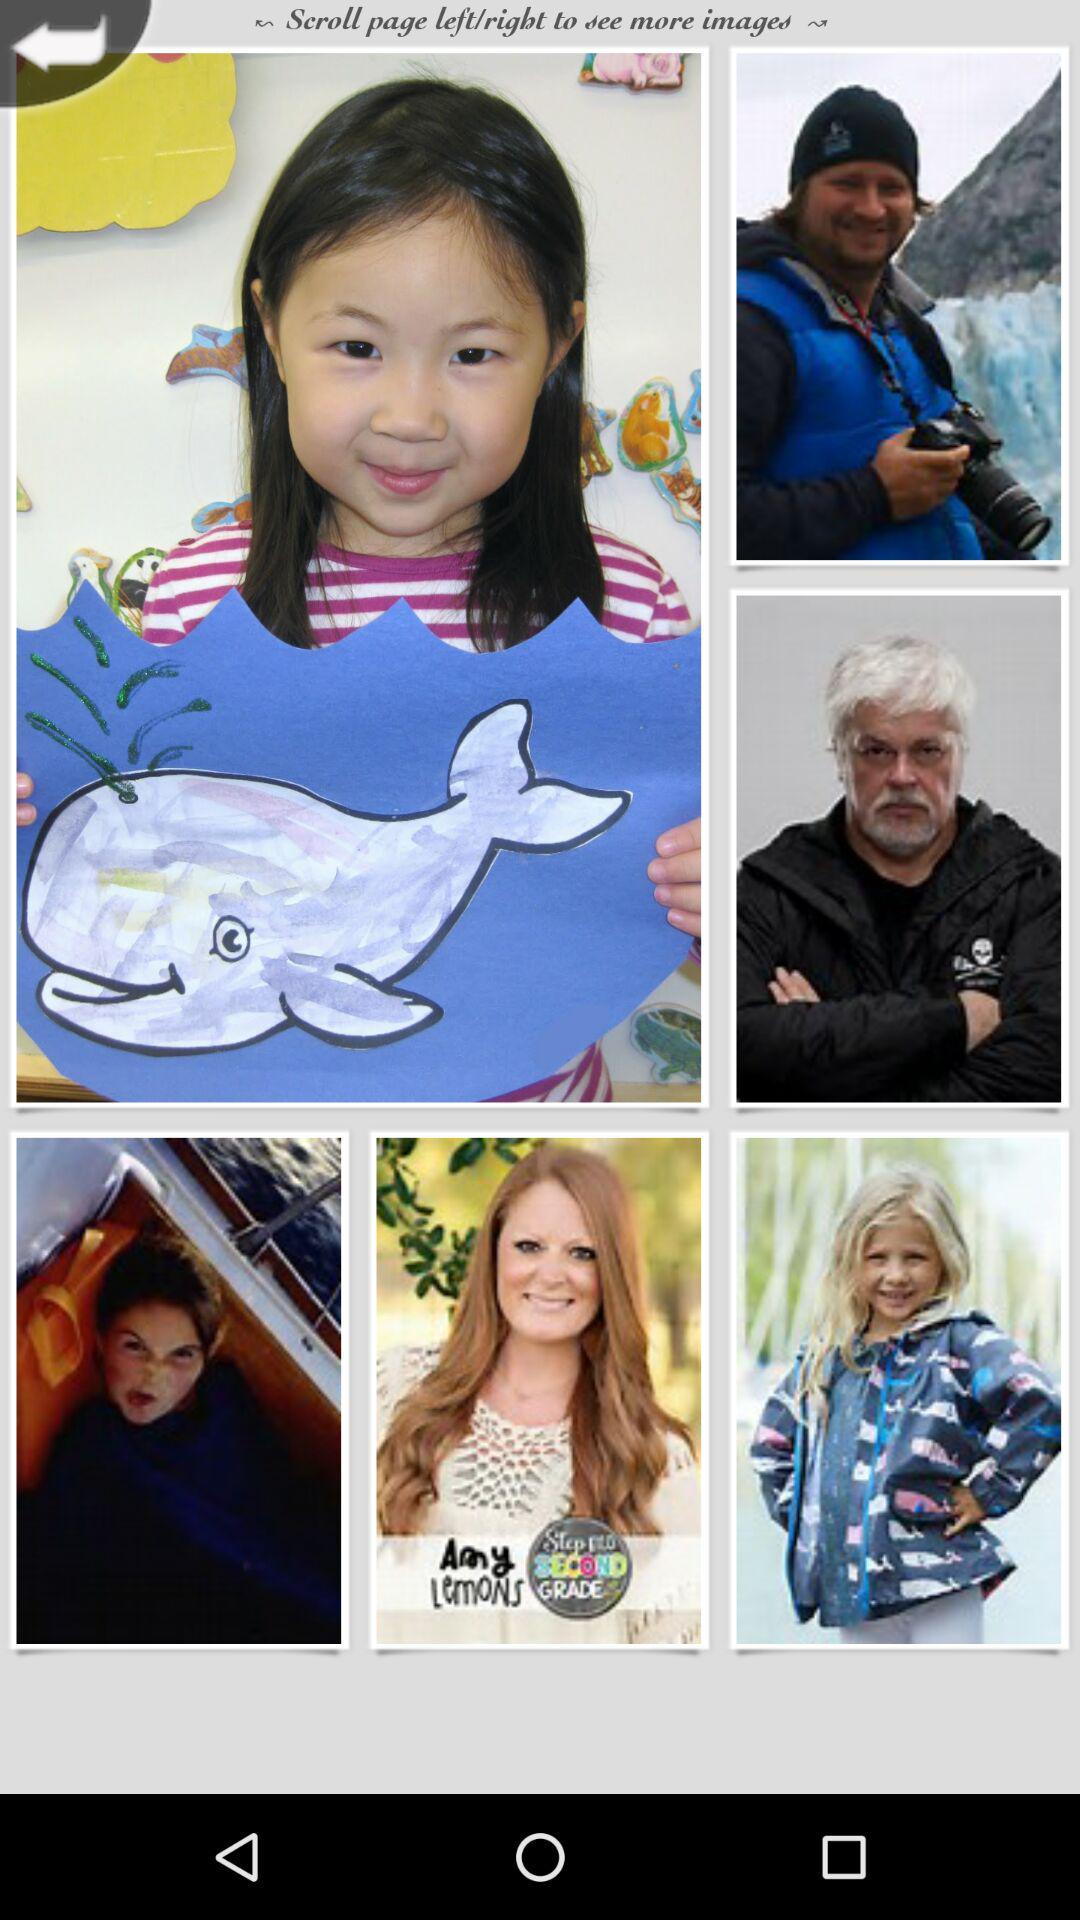 The height and width of the screenshot is (1920, 1080). I want to click on go back, so click(81, 60).